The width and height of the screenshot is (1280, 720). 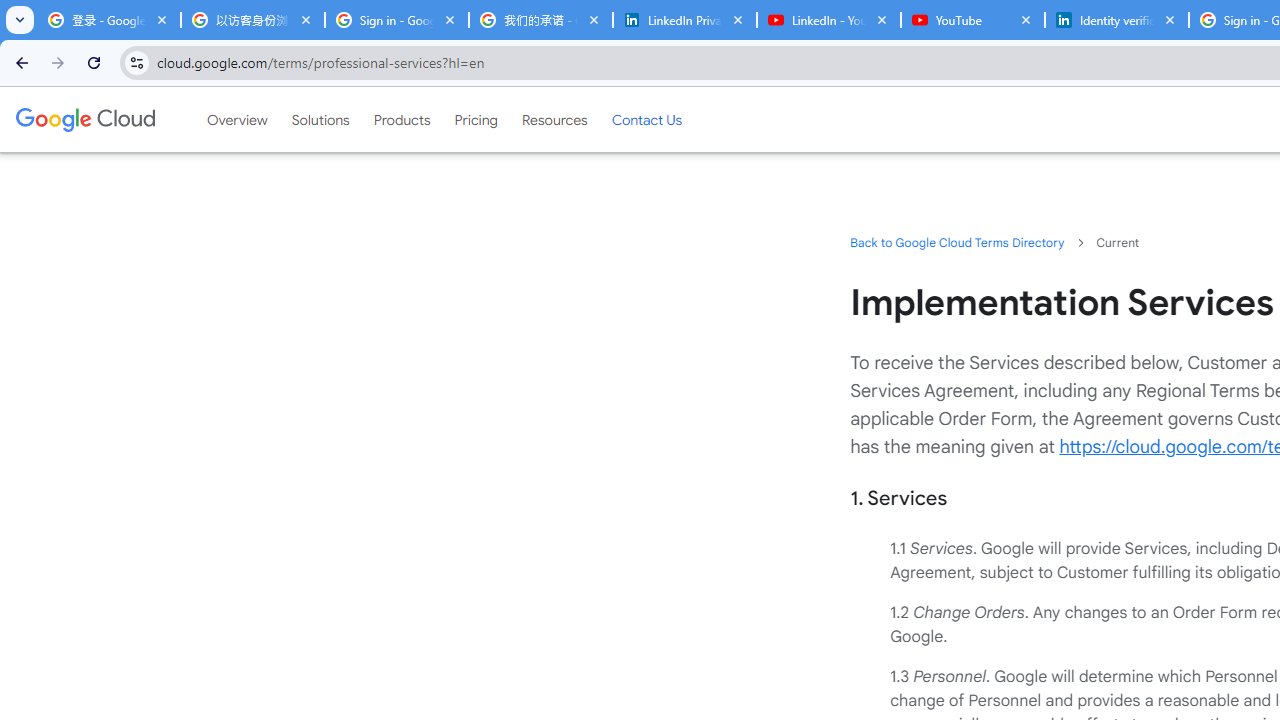 What do you see at coordinates (956, 241) in the screenshot?
I see `'Back to Google Cloud Terms Directory'` at bounding box center [956, 241].